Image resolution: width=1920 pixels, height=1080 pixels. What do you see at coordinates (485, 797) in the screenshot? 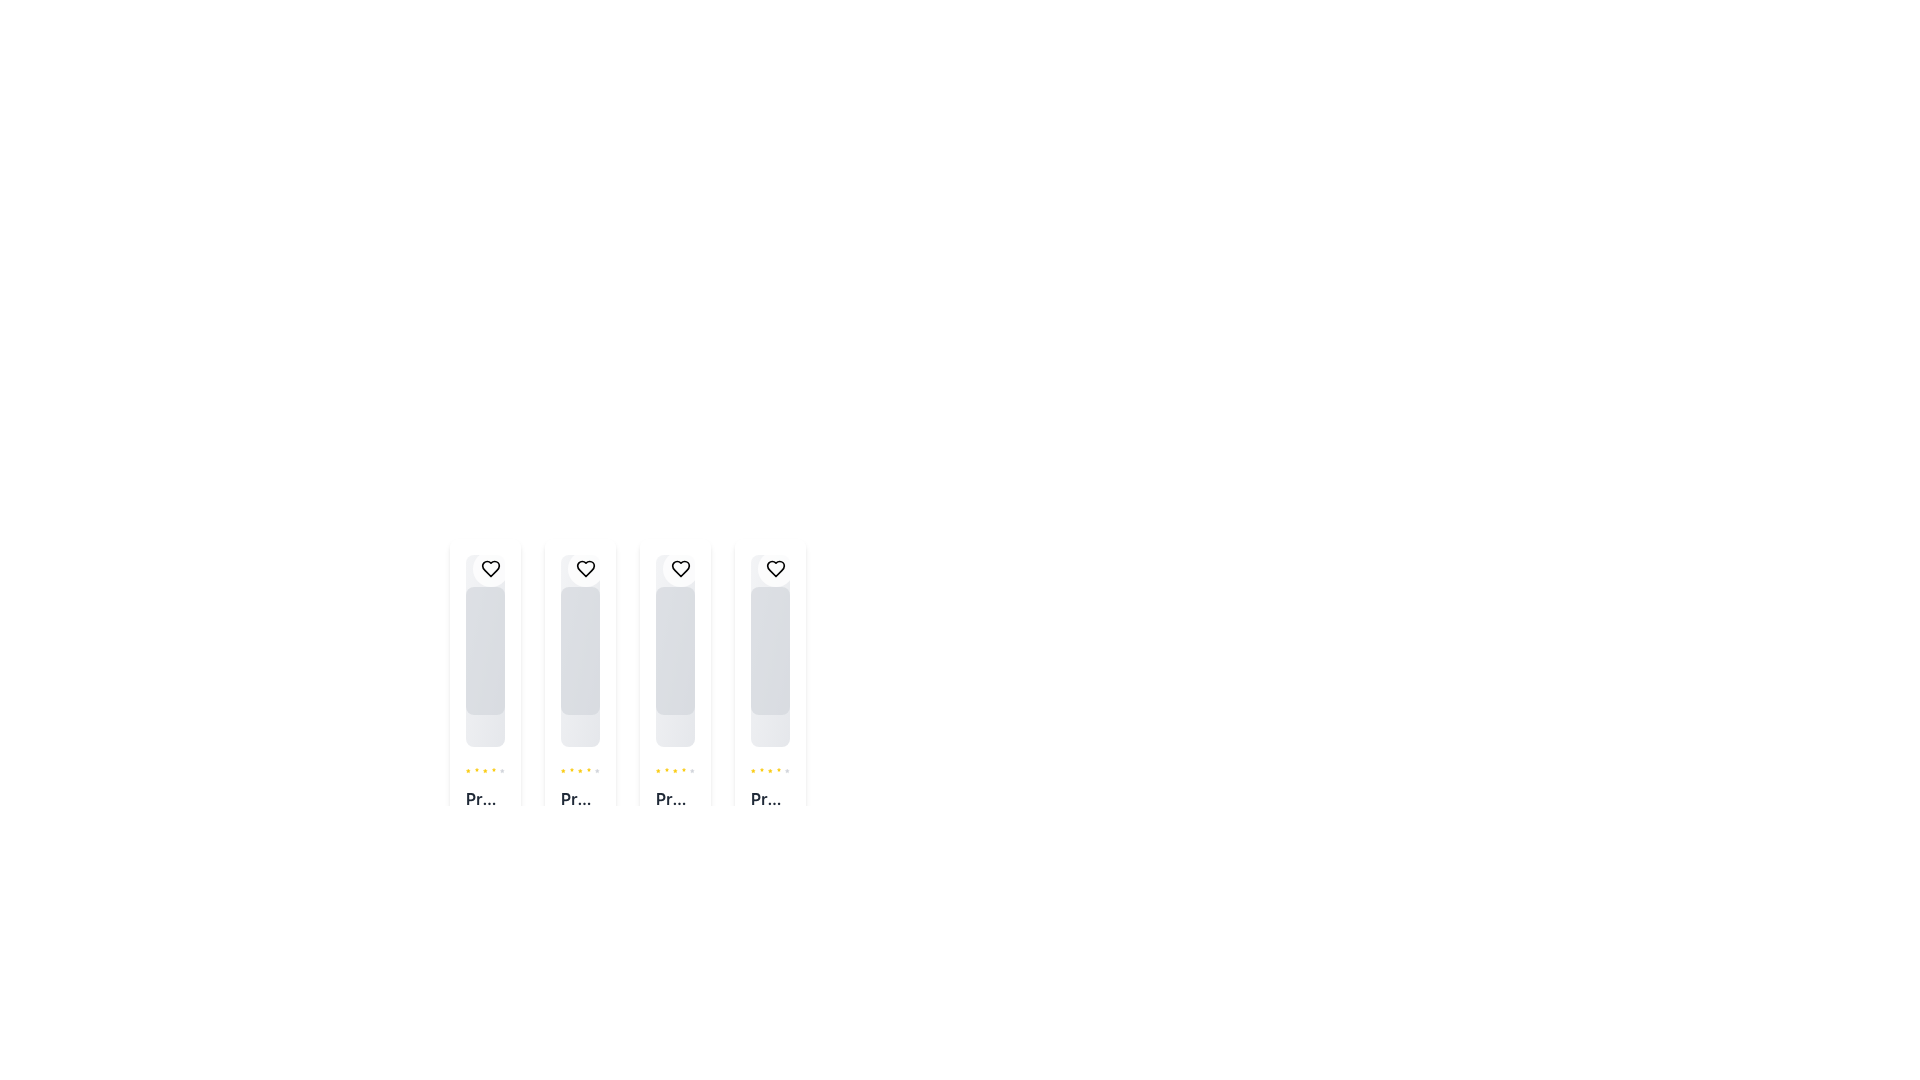
I see `text label displaying 'Product Name' in bold, dark gray font located within the first product card of a horizontally arranged list` at bounding box center [485, 797].